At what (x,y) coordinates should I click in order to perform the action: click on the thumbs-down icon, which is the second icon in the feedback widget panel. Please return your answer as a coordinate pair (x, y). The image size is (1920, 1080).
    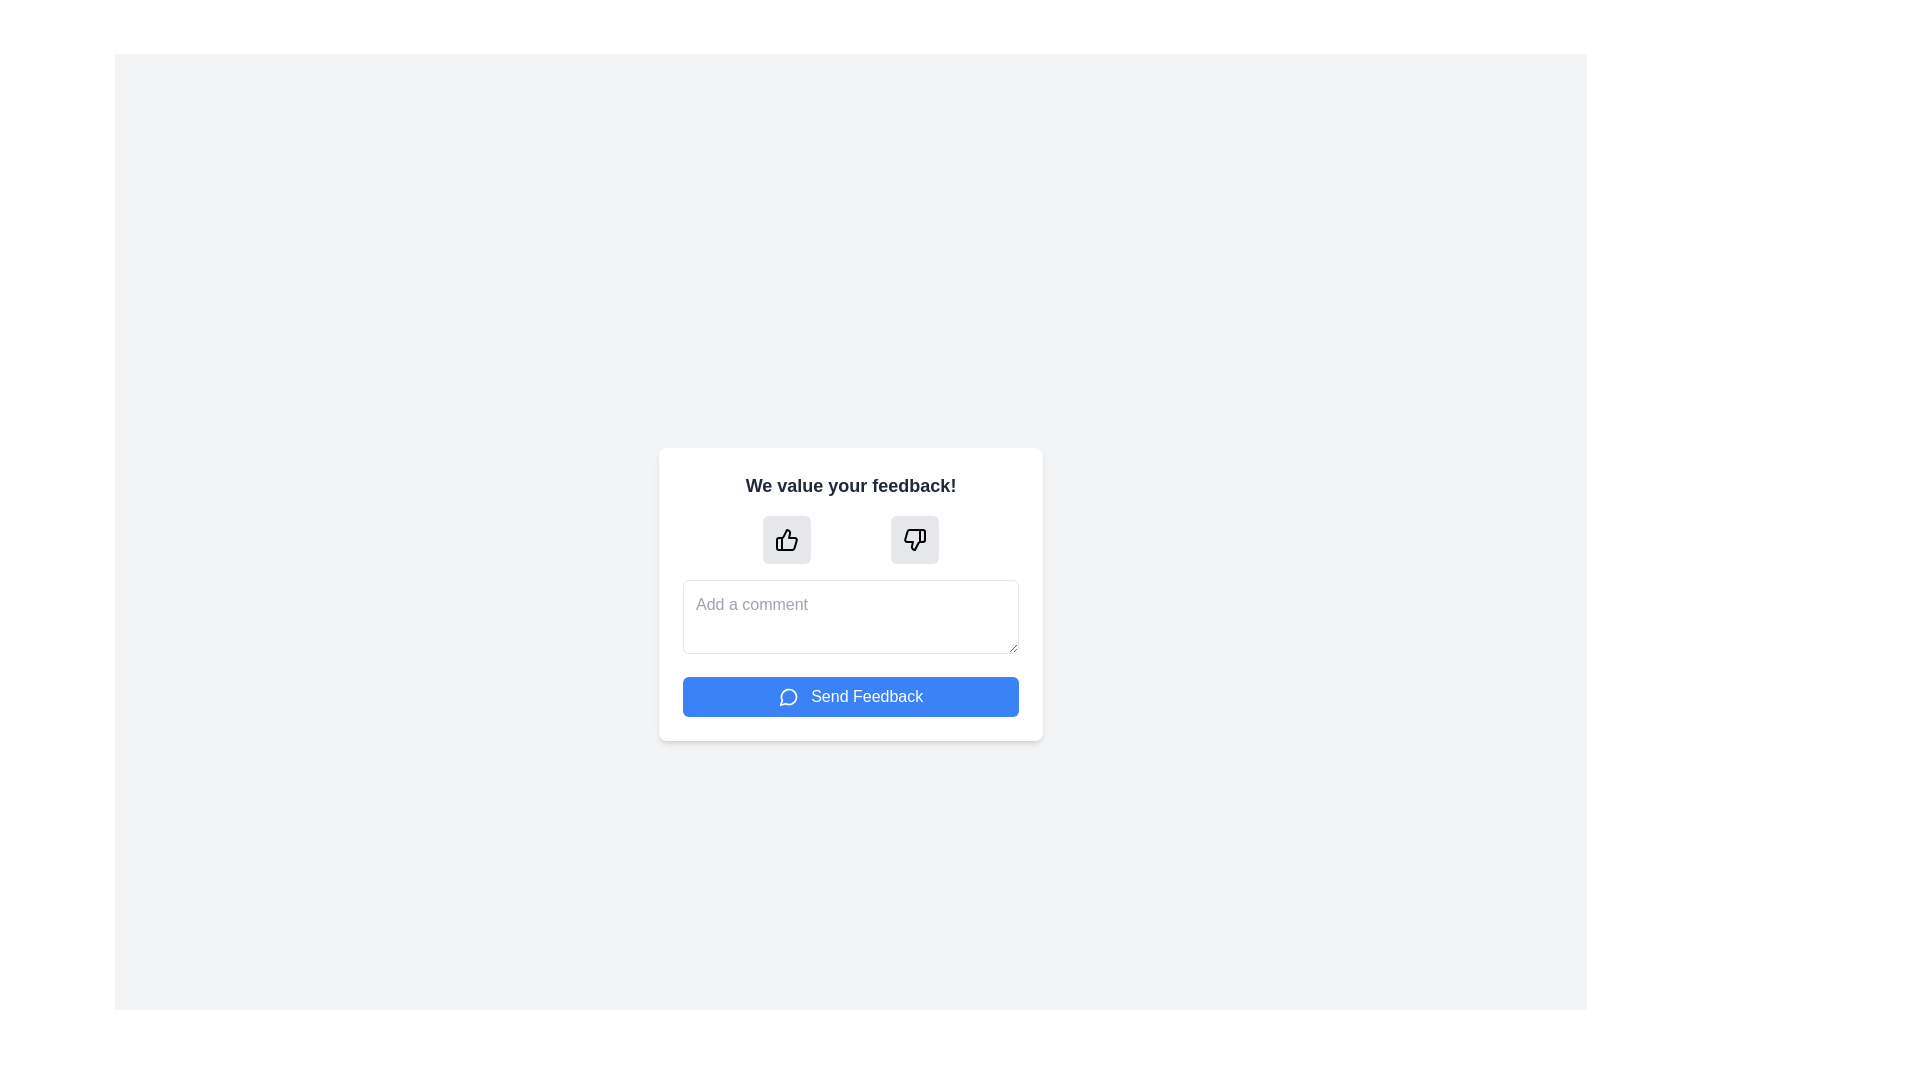
    Looking at the image, I should click on (914, 538).